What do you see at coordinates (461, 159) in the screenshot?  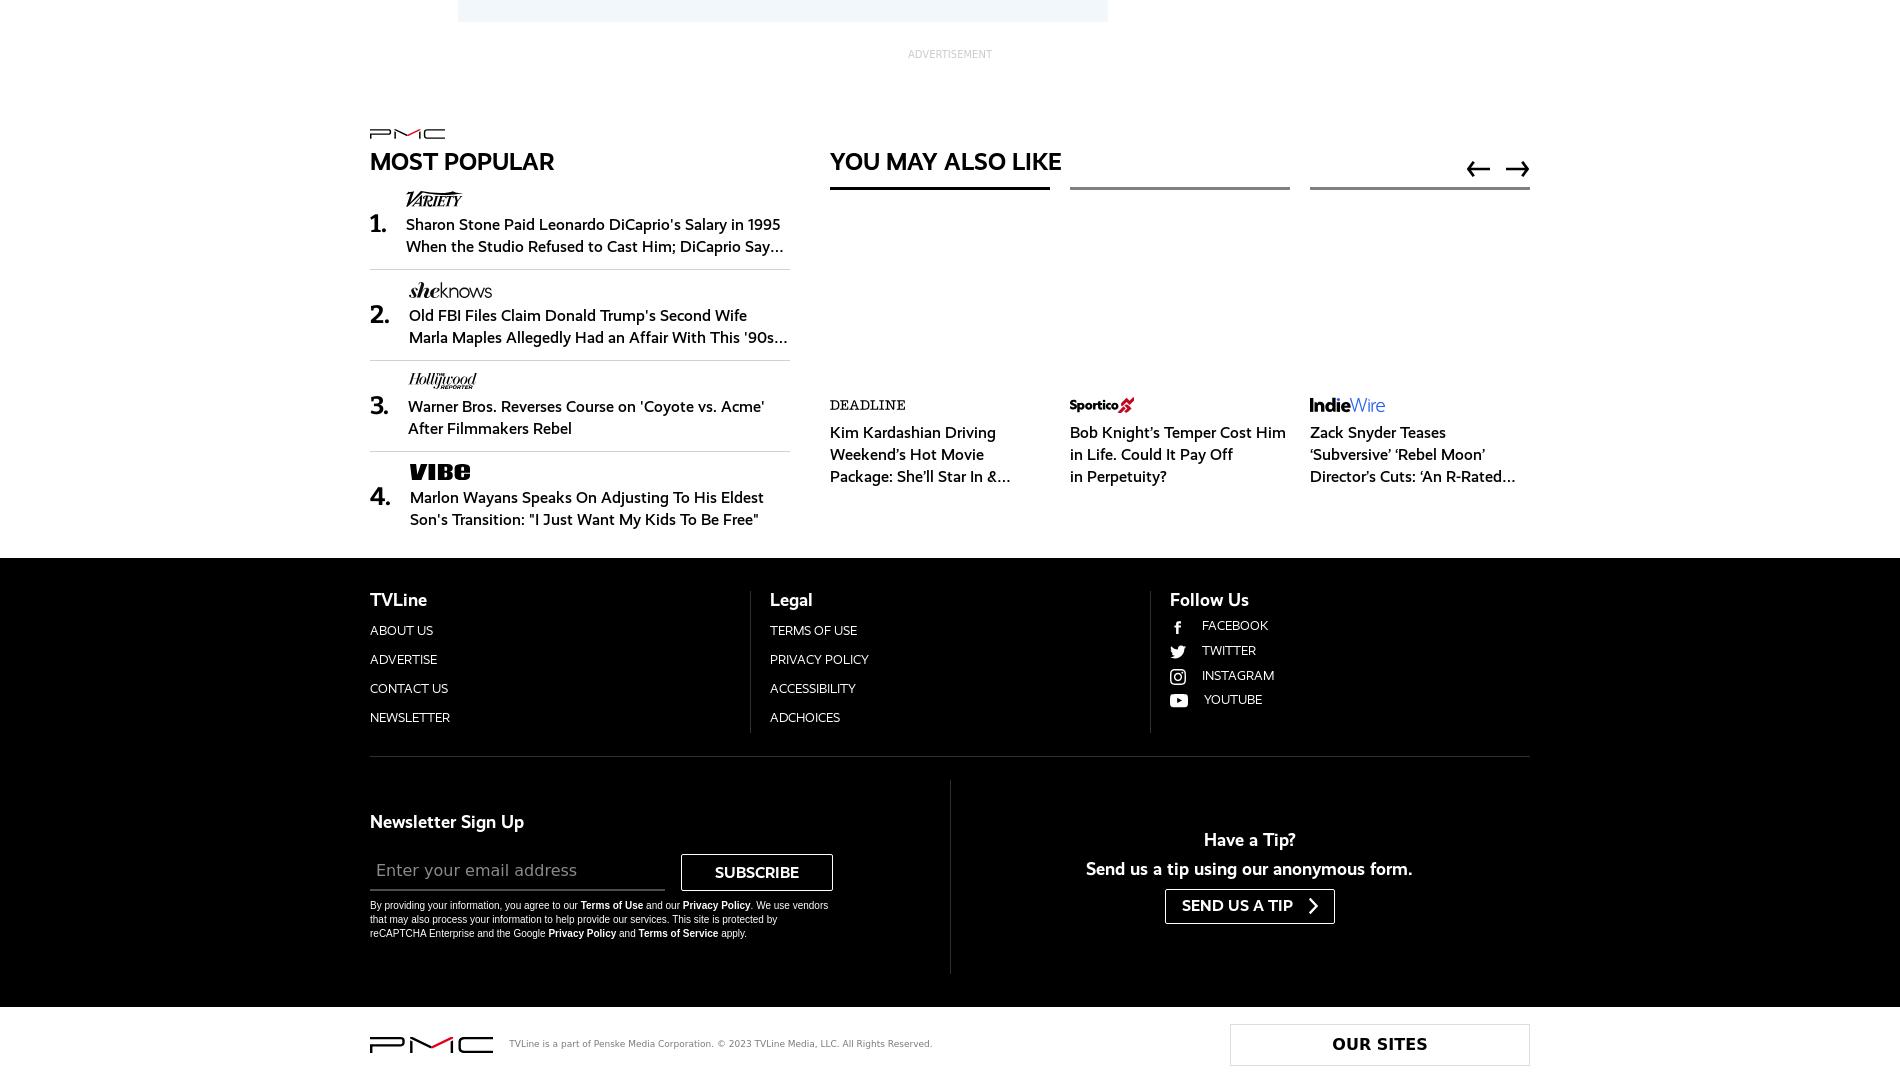 I see `'Most Popular'` at bounding box center [461, 159].